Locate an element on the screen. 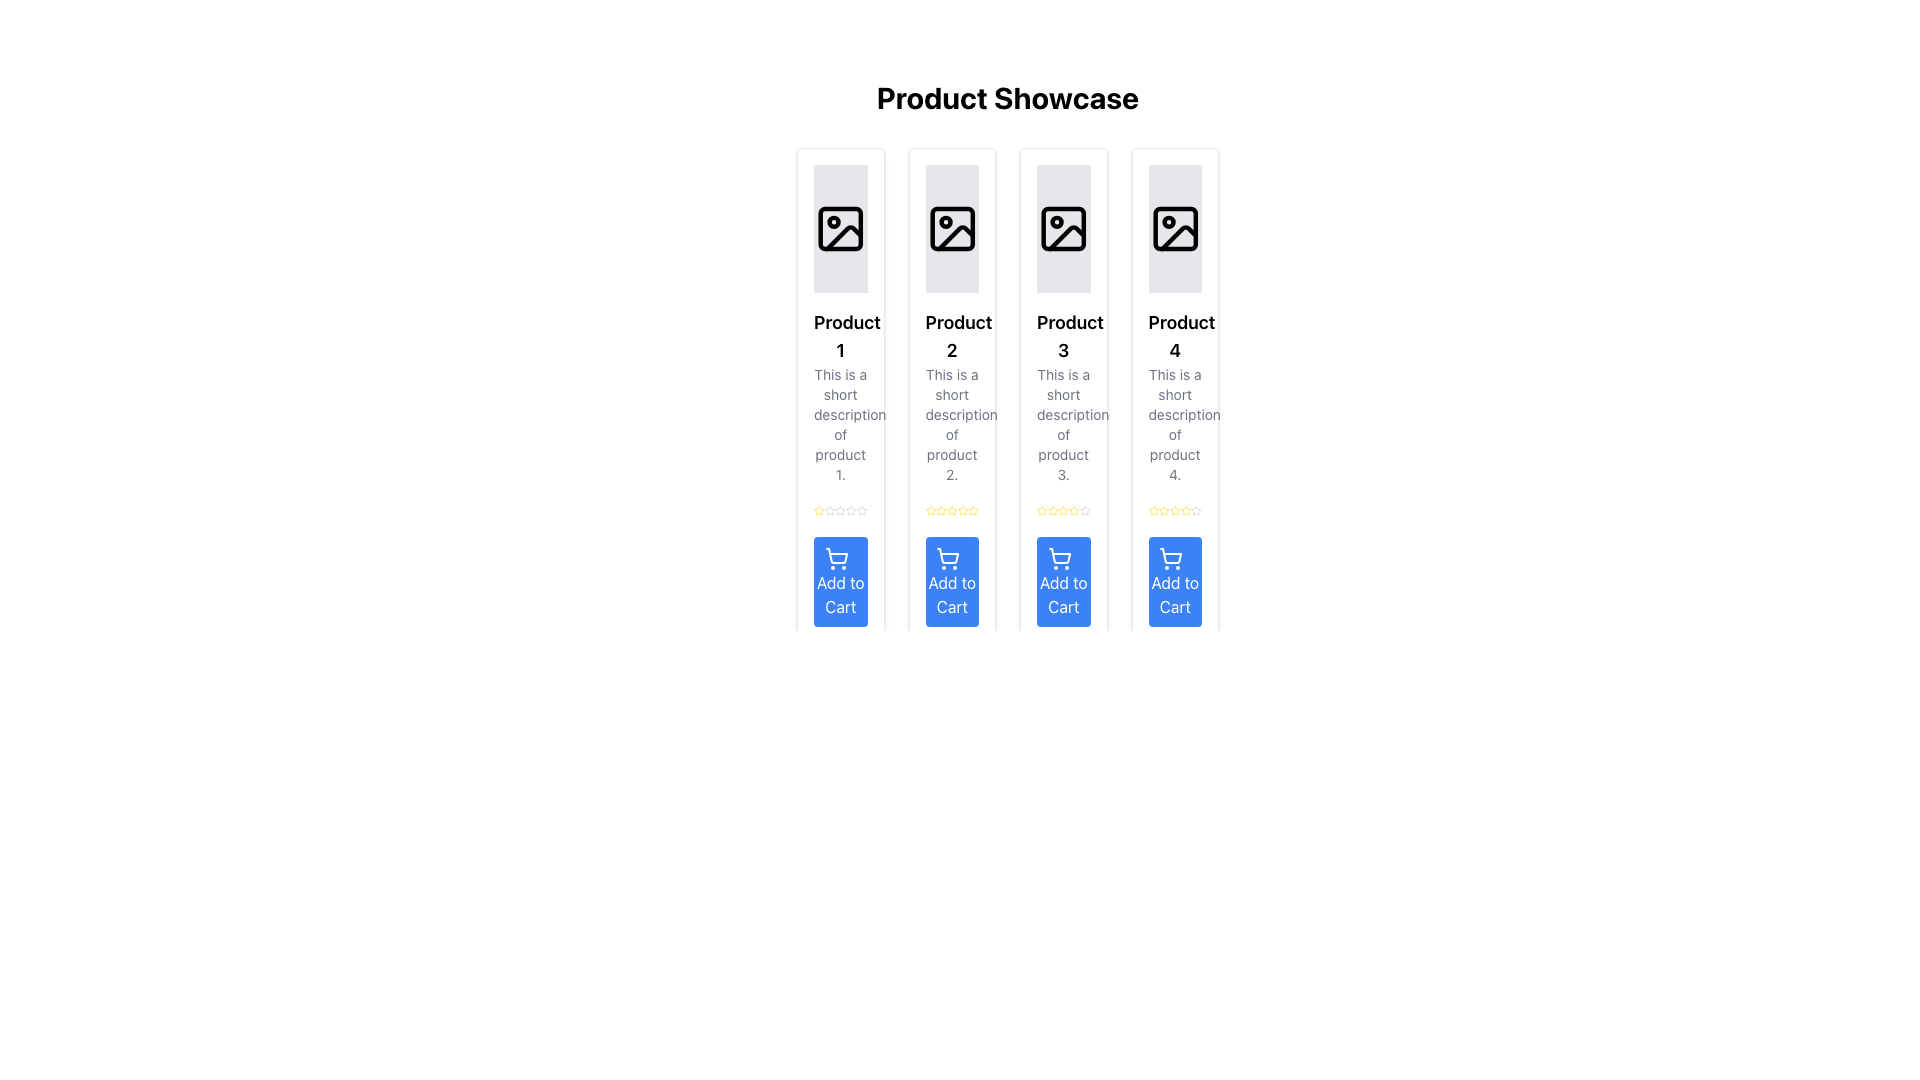  the button located at the bottom of the fourth product card is located at coordinates (1175, 581).